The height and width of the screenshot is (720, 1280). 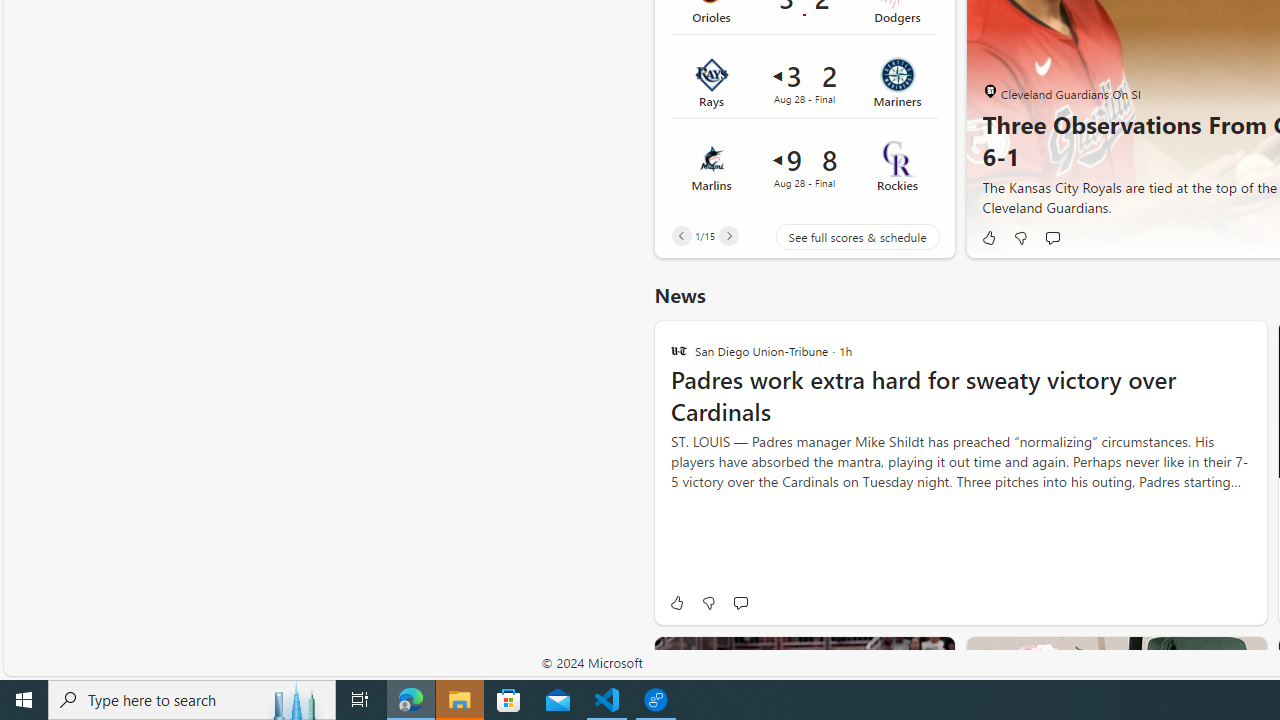 I want to click on 'See full scores & schedule', so click(x=842, y=235).